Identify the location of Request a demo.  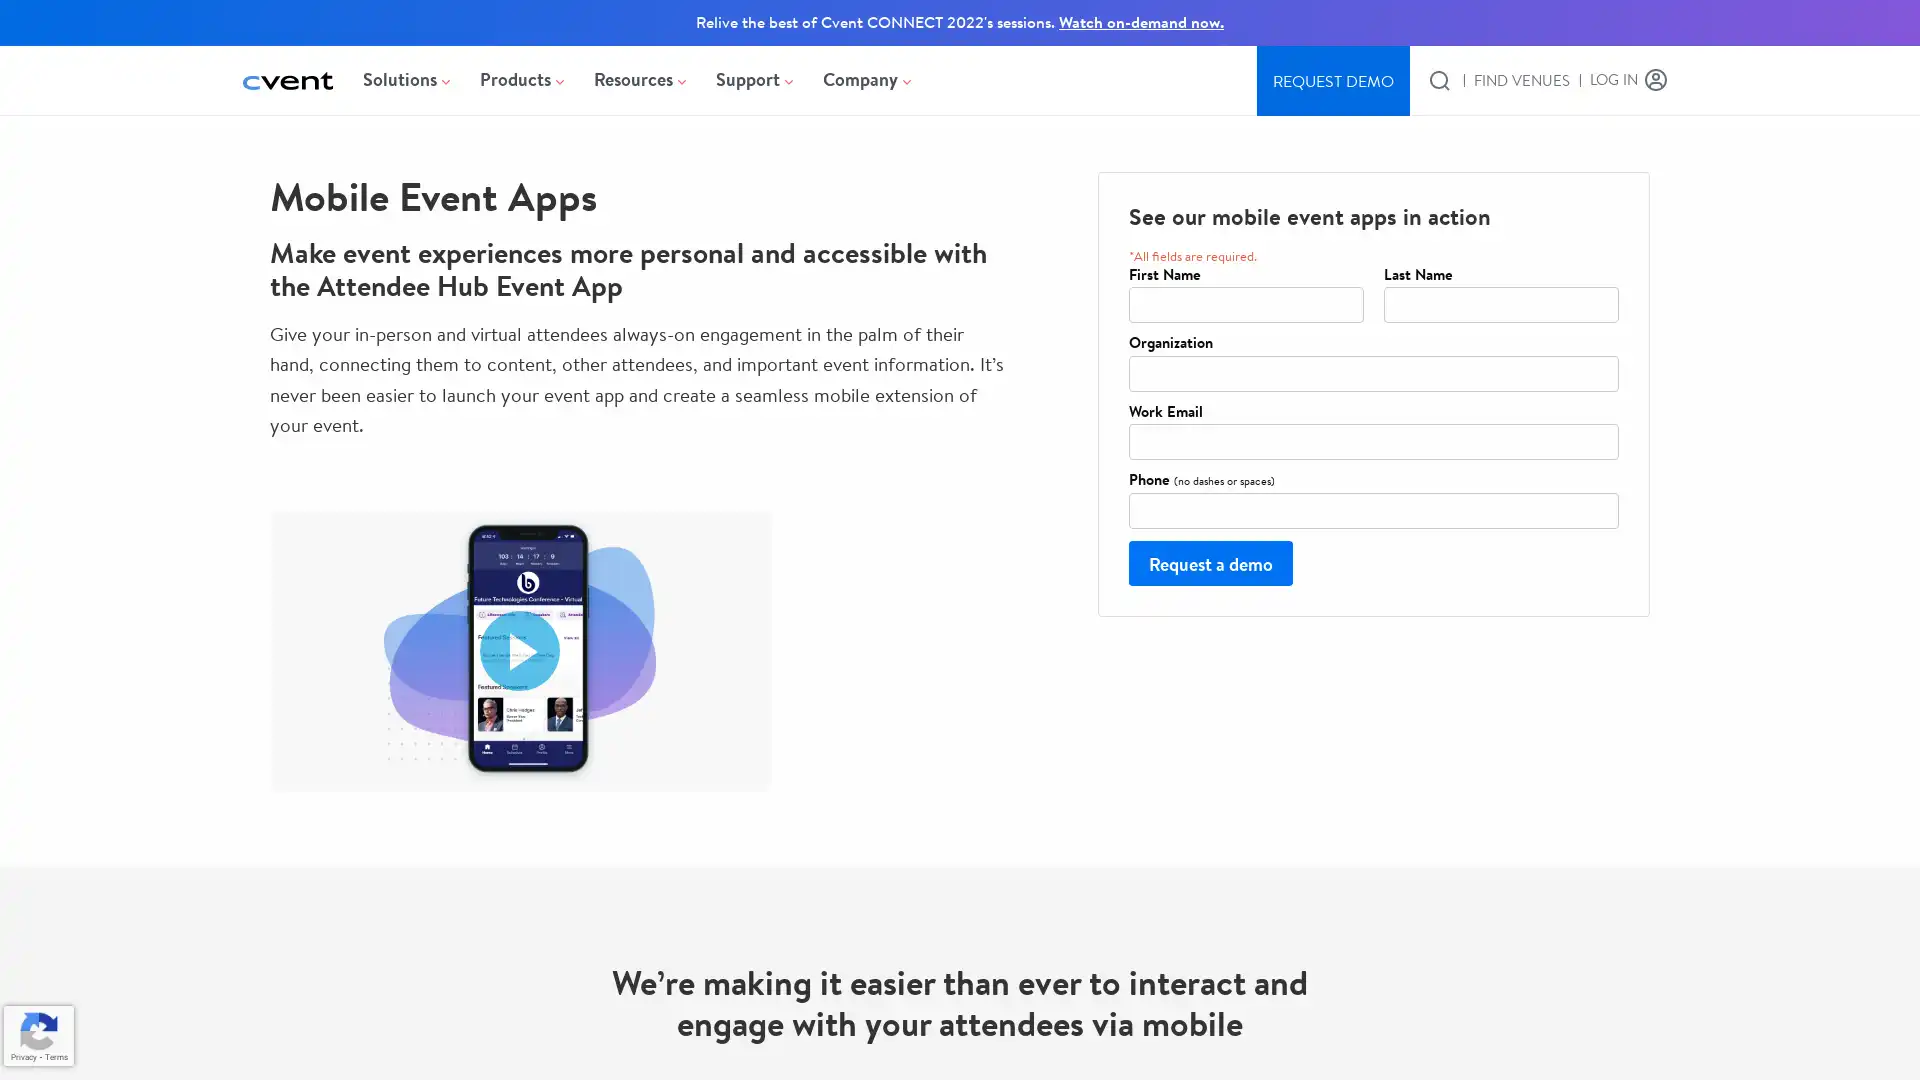
(1209, 563).